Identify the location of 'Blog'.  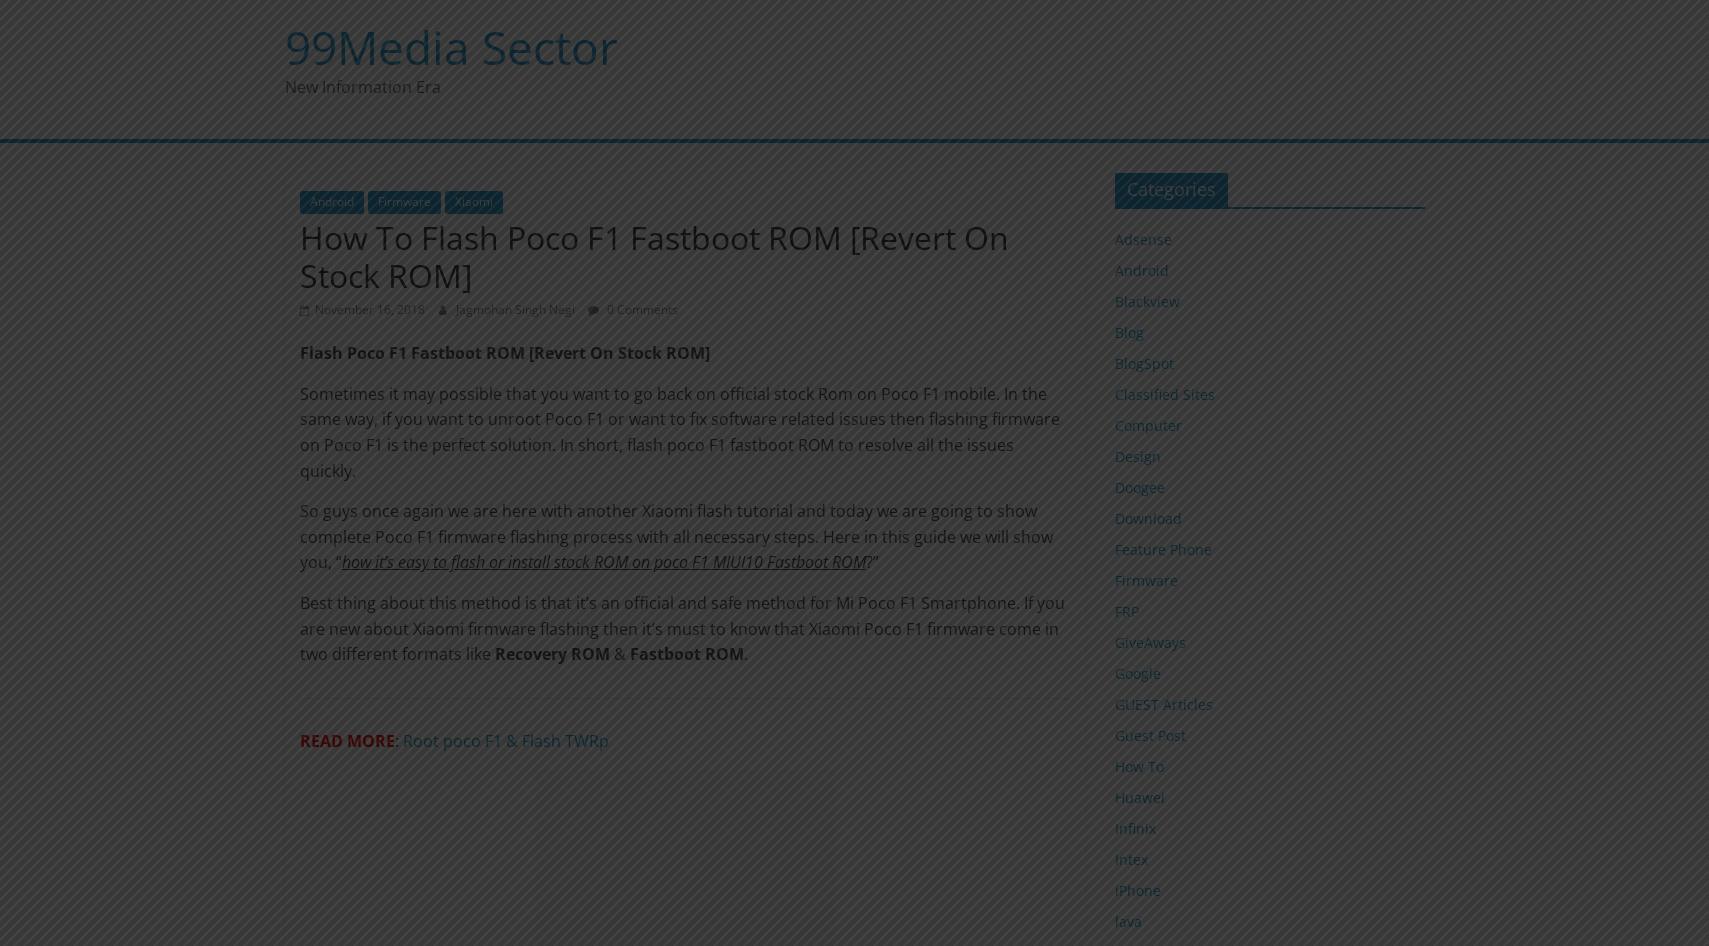
(1128, 331).